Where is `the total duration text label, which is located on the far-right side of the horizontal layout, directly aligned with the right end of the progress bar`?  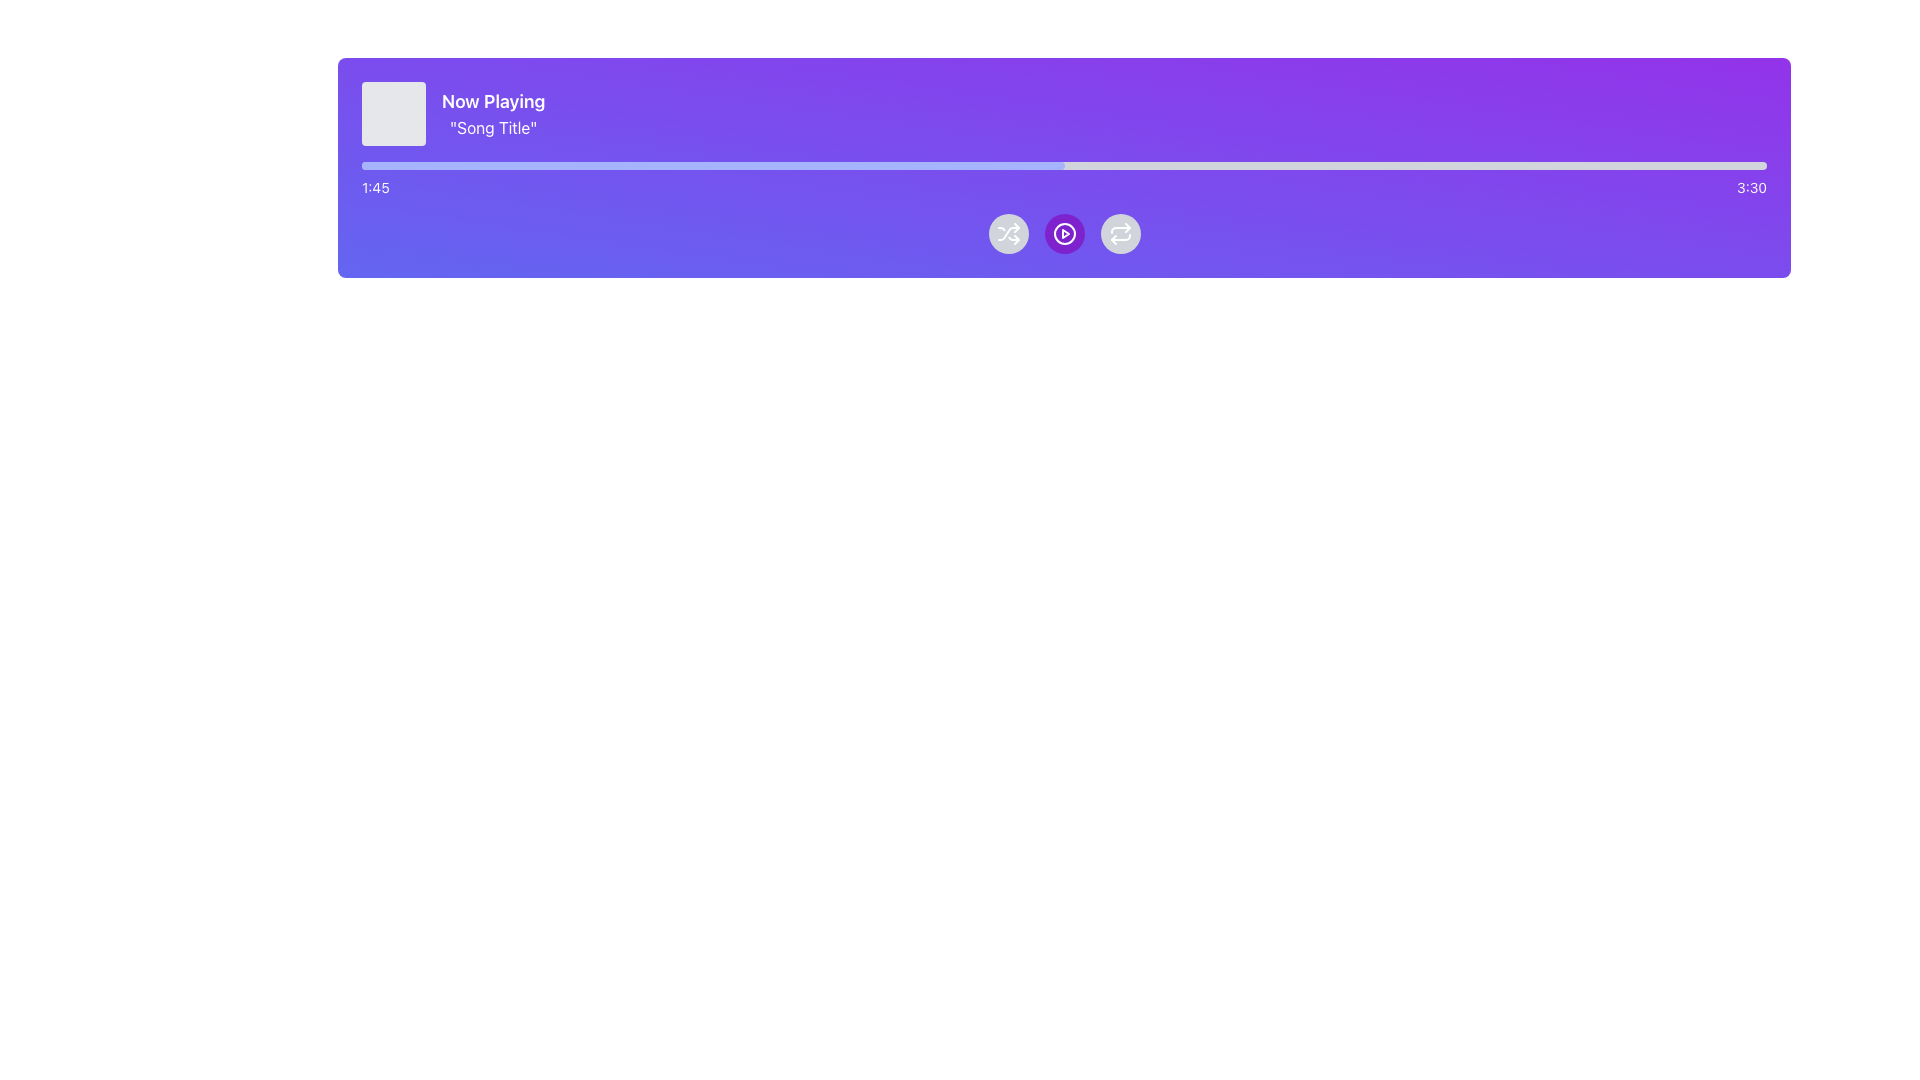
the total duration text label, which is located on the far-right side of the horizontal layout, directly aligned with the right end of the progress bar is located at coordinates (1751, 188).